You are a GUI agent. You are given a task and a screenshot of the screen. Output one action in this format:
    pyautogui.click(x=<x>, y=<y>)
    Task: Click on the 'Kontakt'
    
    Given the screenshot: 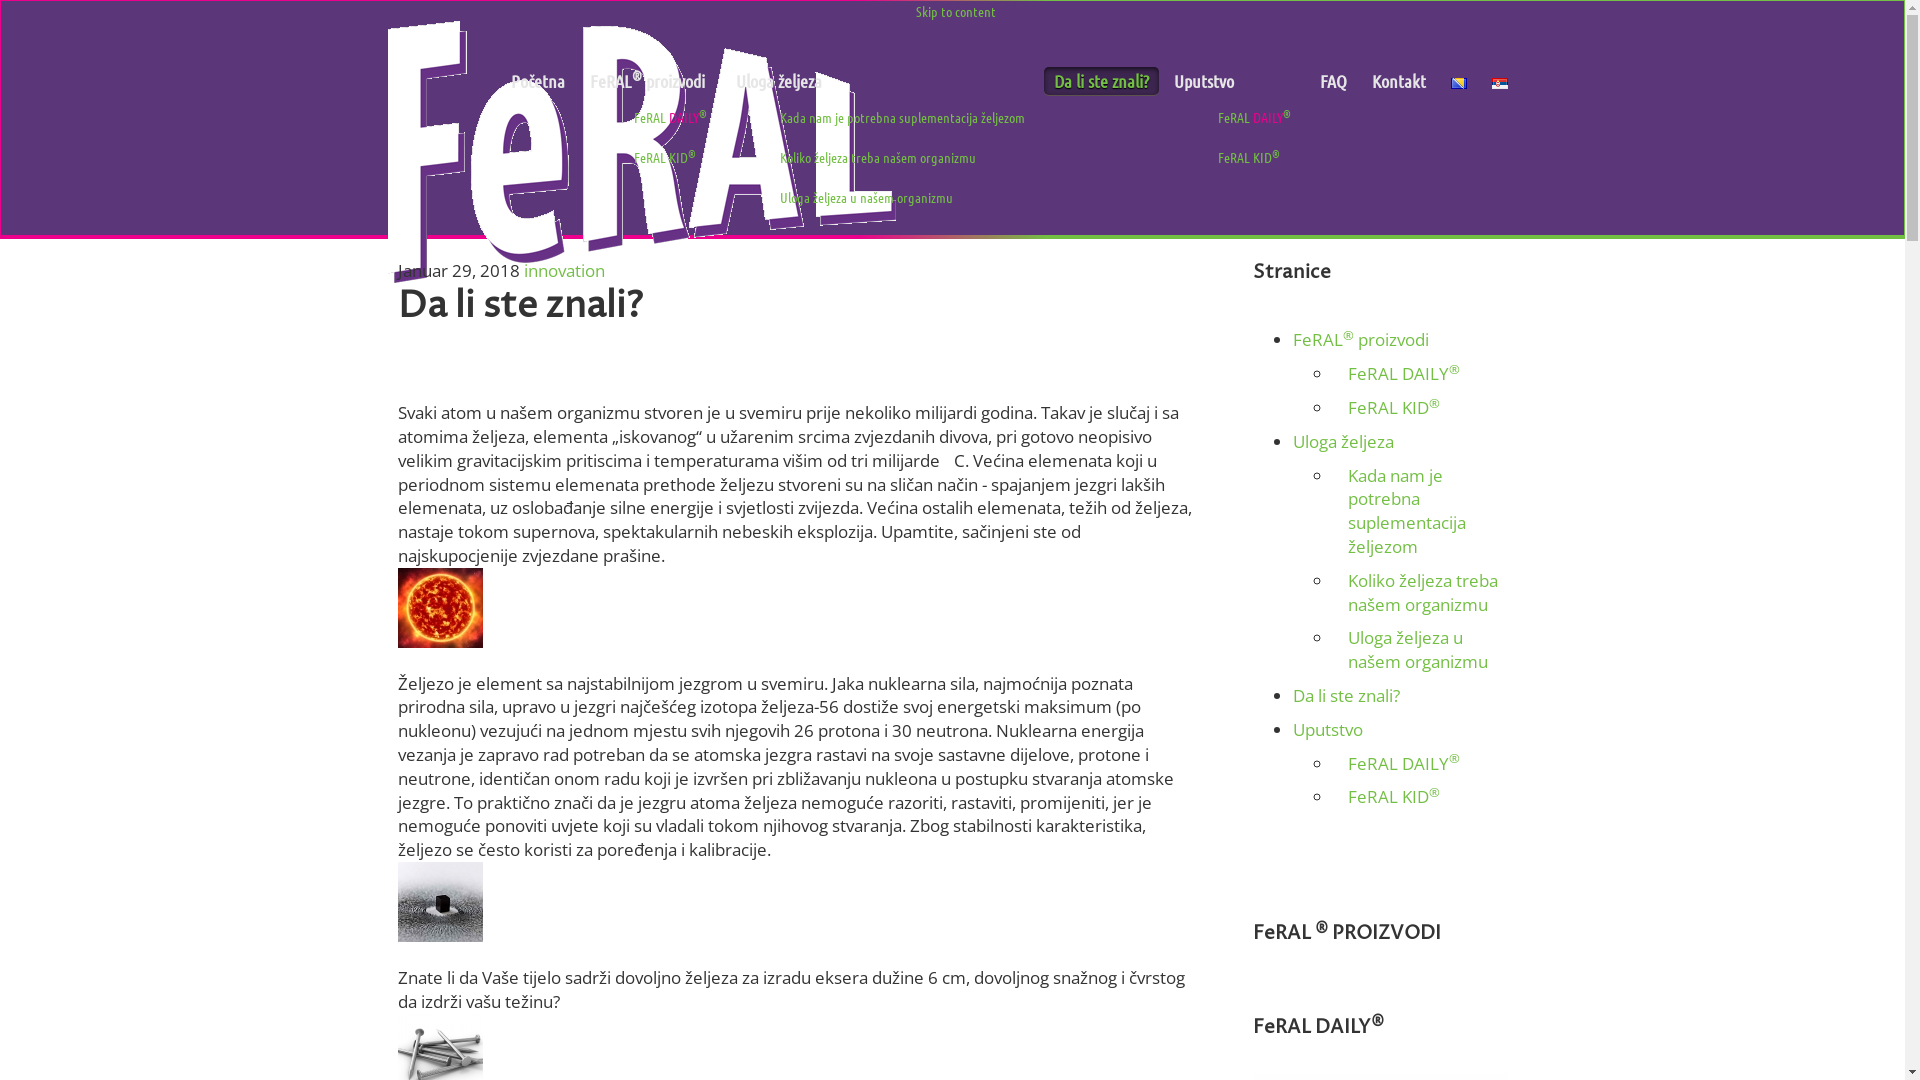 What is the action you would take?
    pyautogui.click(x=1397, y=80)
    